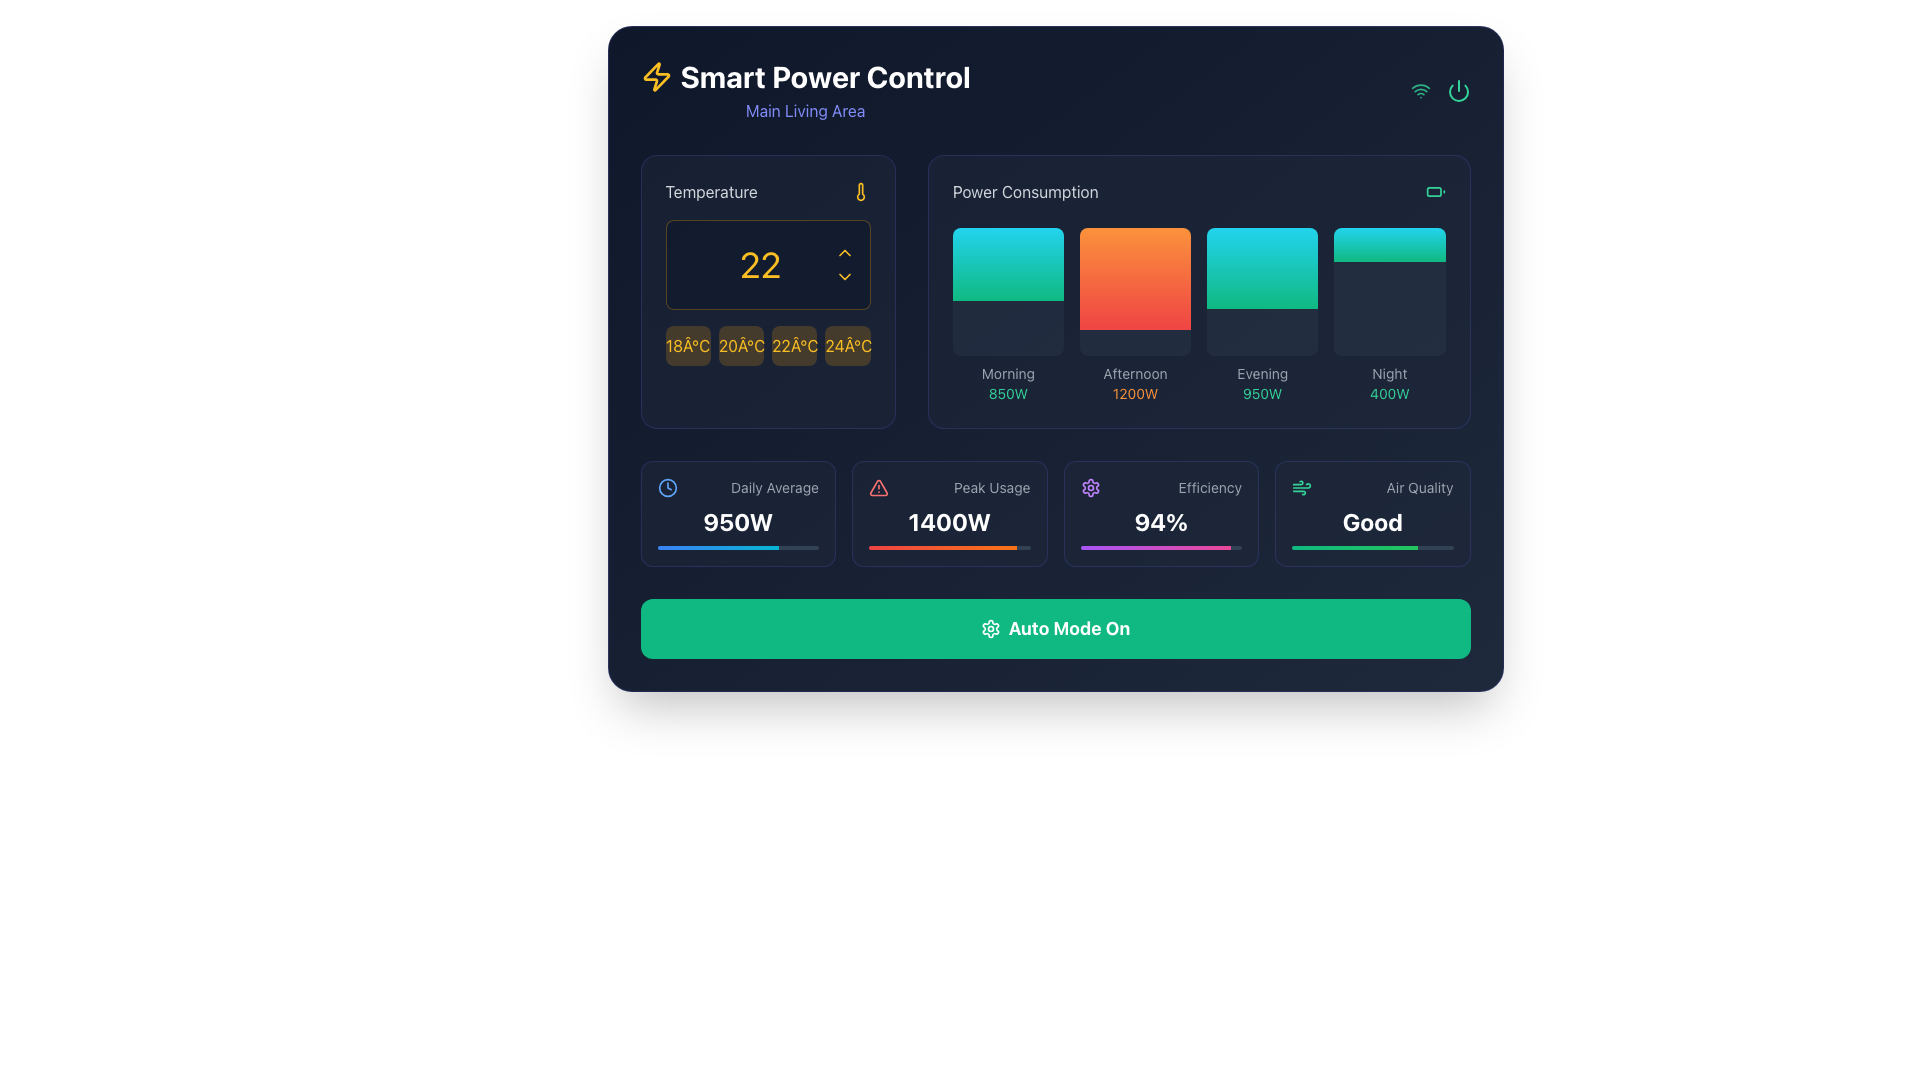  I want to click on the 'Afternoon' text label located under the 'Power Consumption' section, so click(1135, 374).